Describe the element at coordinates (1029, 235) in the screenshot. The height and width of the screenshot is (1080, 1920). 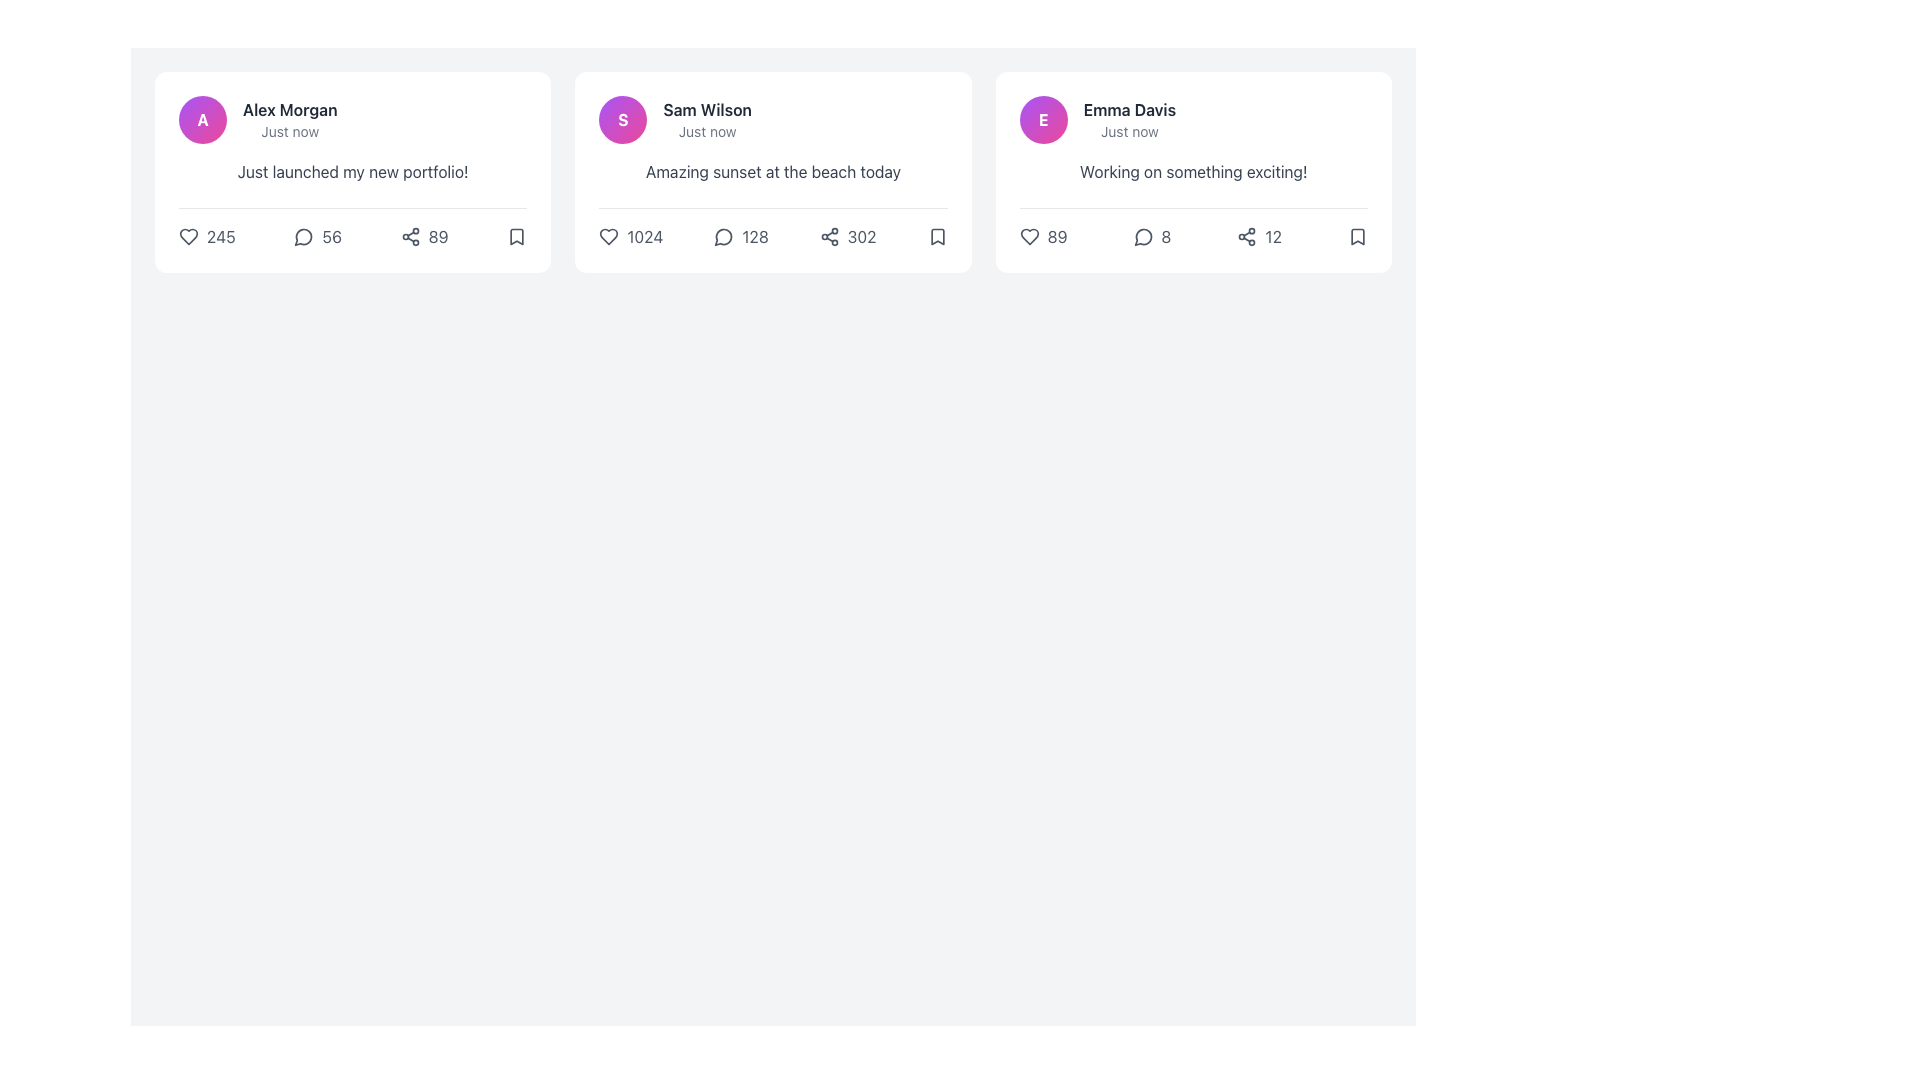
I see `the heart icon located in the interaction row of the card for user 'Emma Davis'` at that location.